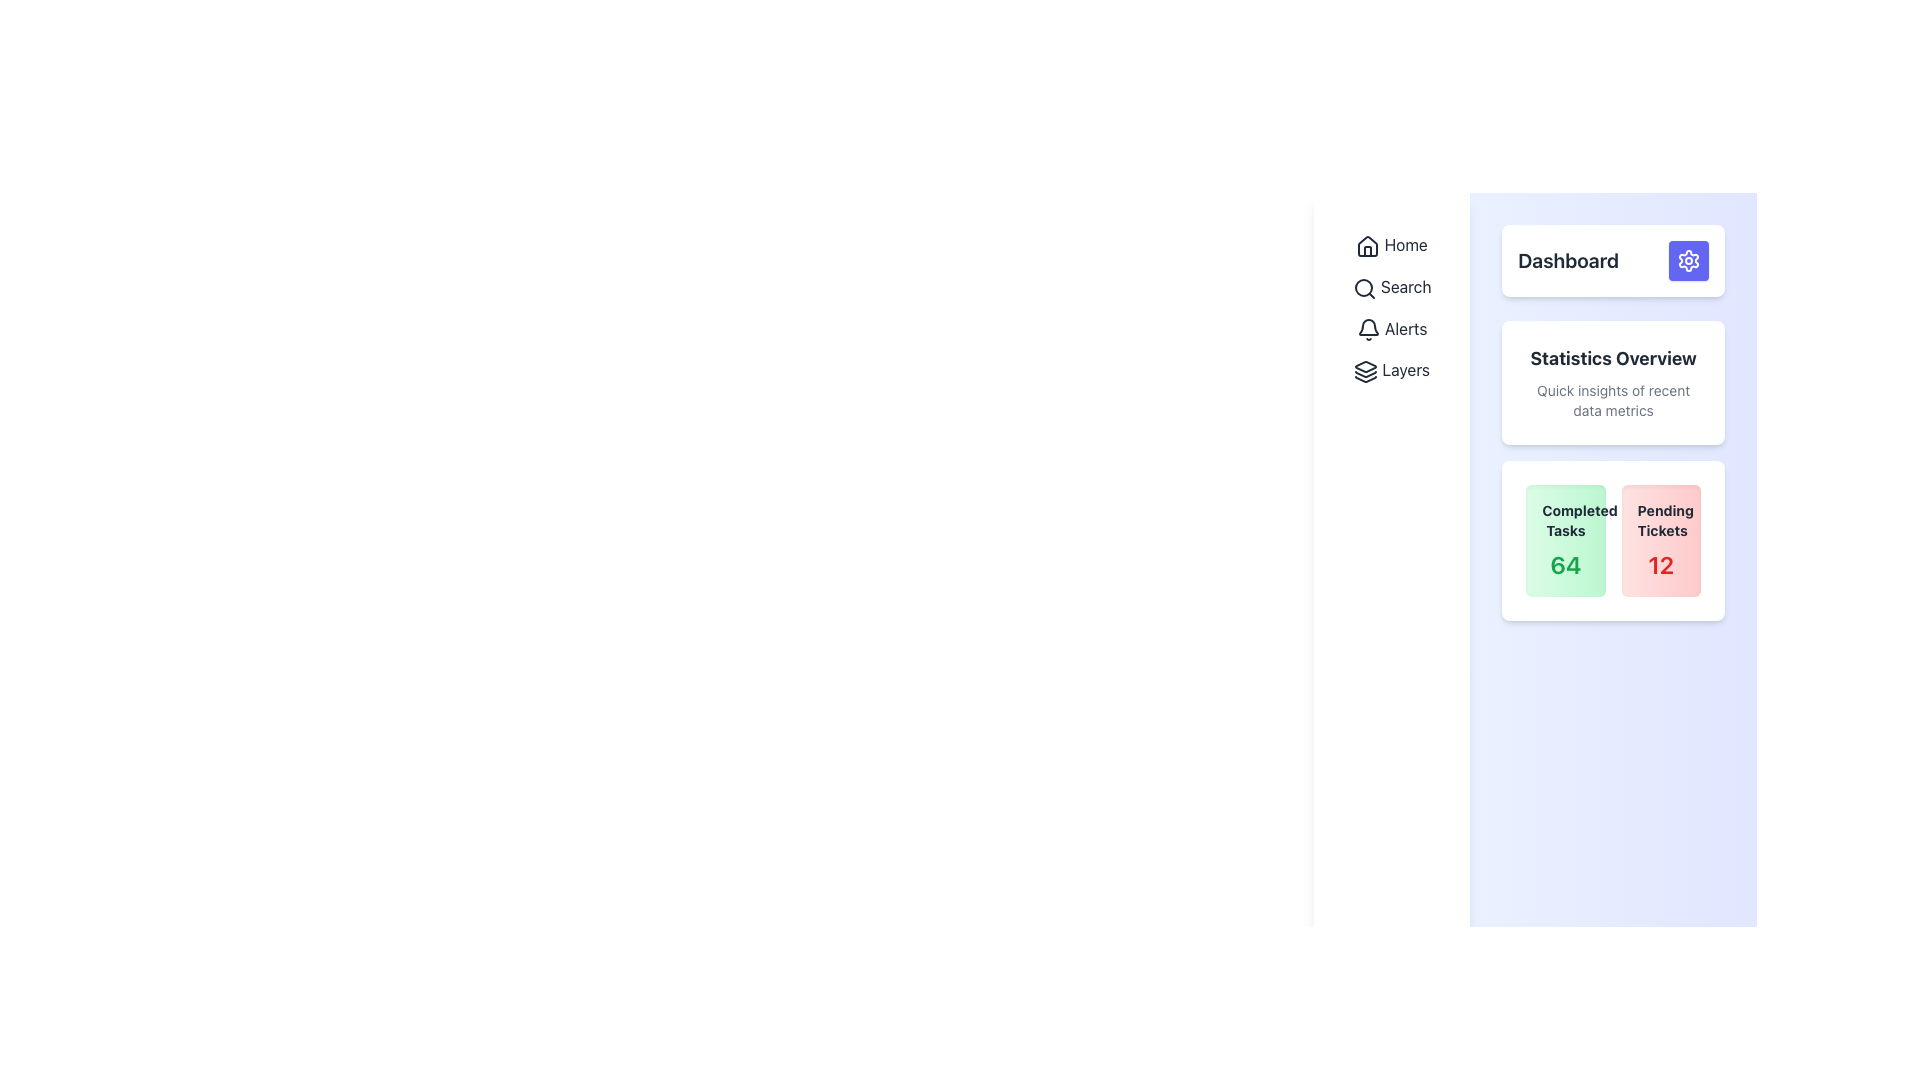 This screenshot has height=1080, width=1920. What do you see at coordinates (1661, 519) in the screenshot?
I see `text label displaying 'Pending Tickets' located above the number '12' in the bottom right card of the 'Statistics Overview' section` at bounding box center [1661, 519].